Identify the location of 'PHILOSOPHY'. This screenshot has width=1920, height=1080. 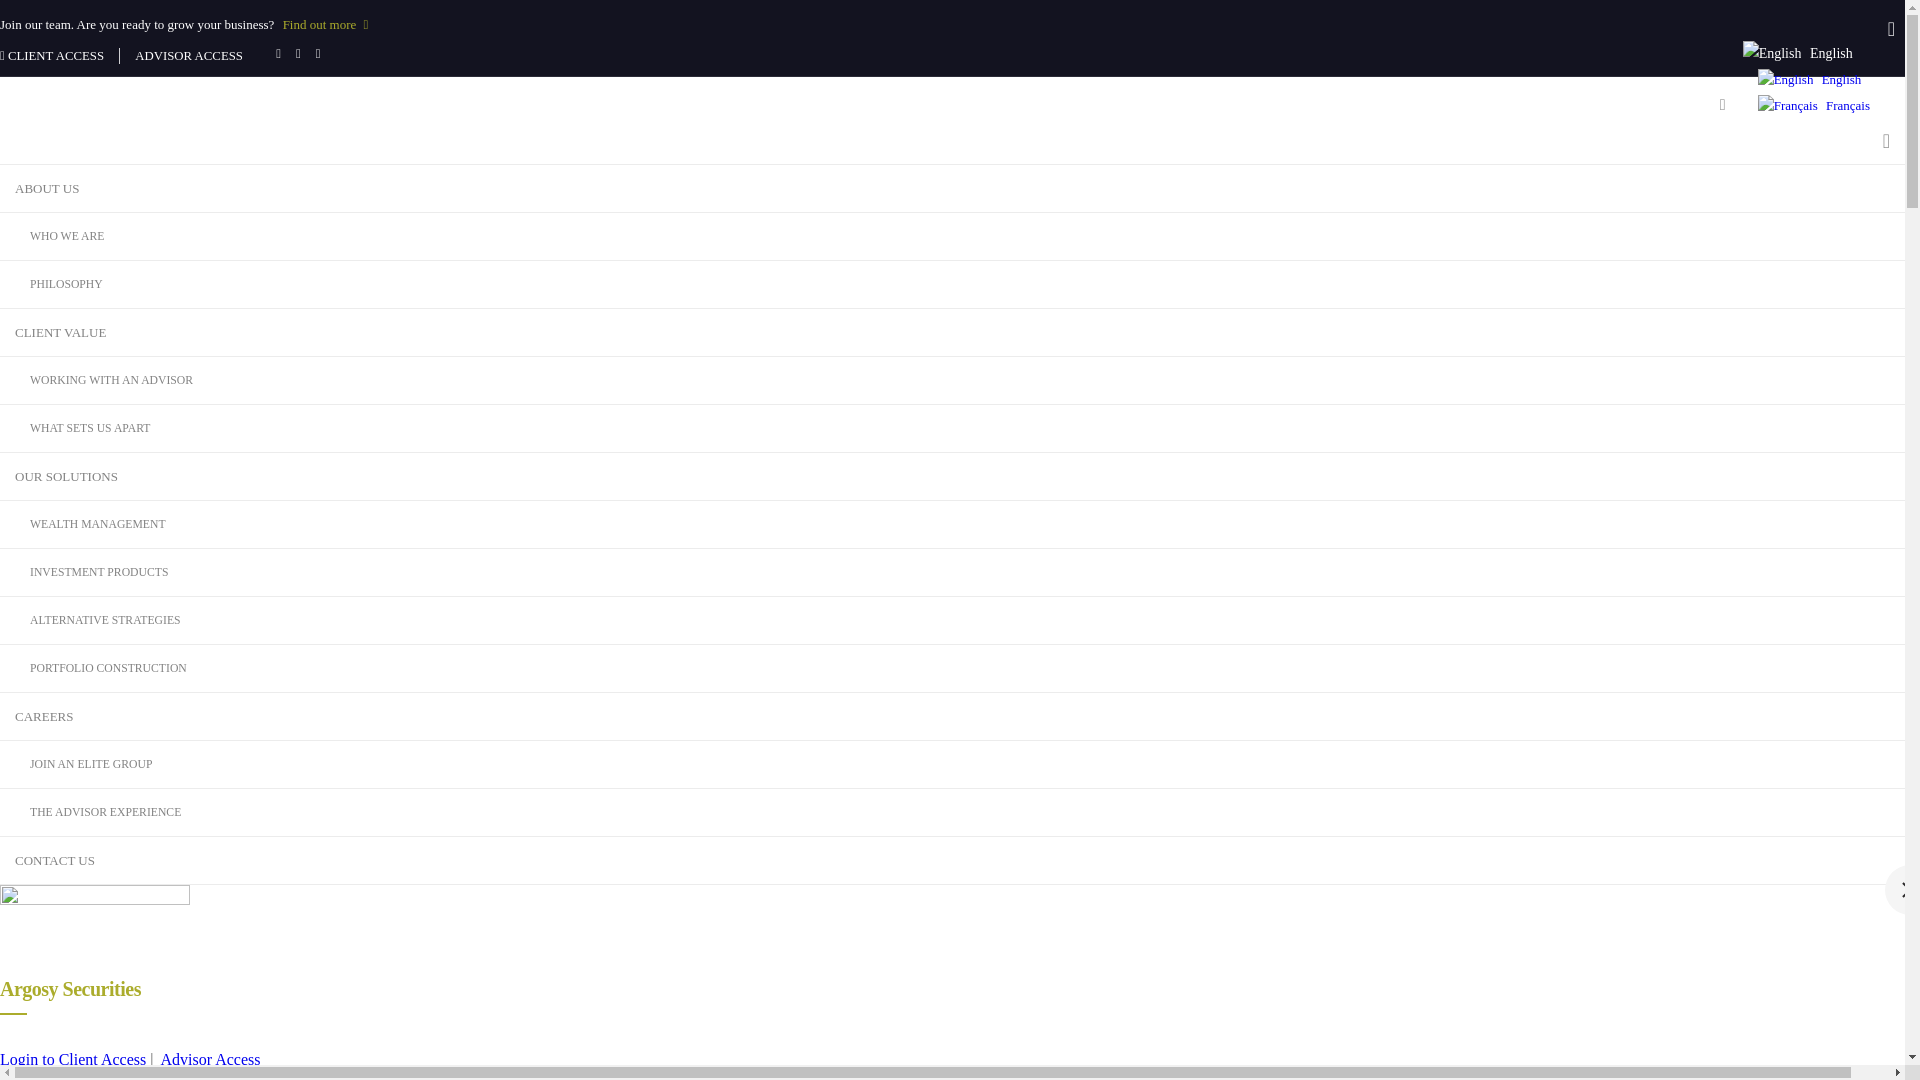
(0, 285).